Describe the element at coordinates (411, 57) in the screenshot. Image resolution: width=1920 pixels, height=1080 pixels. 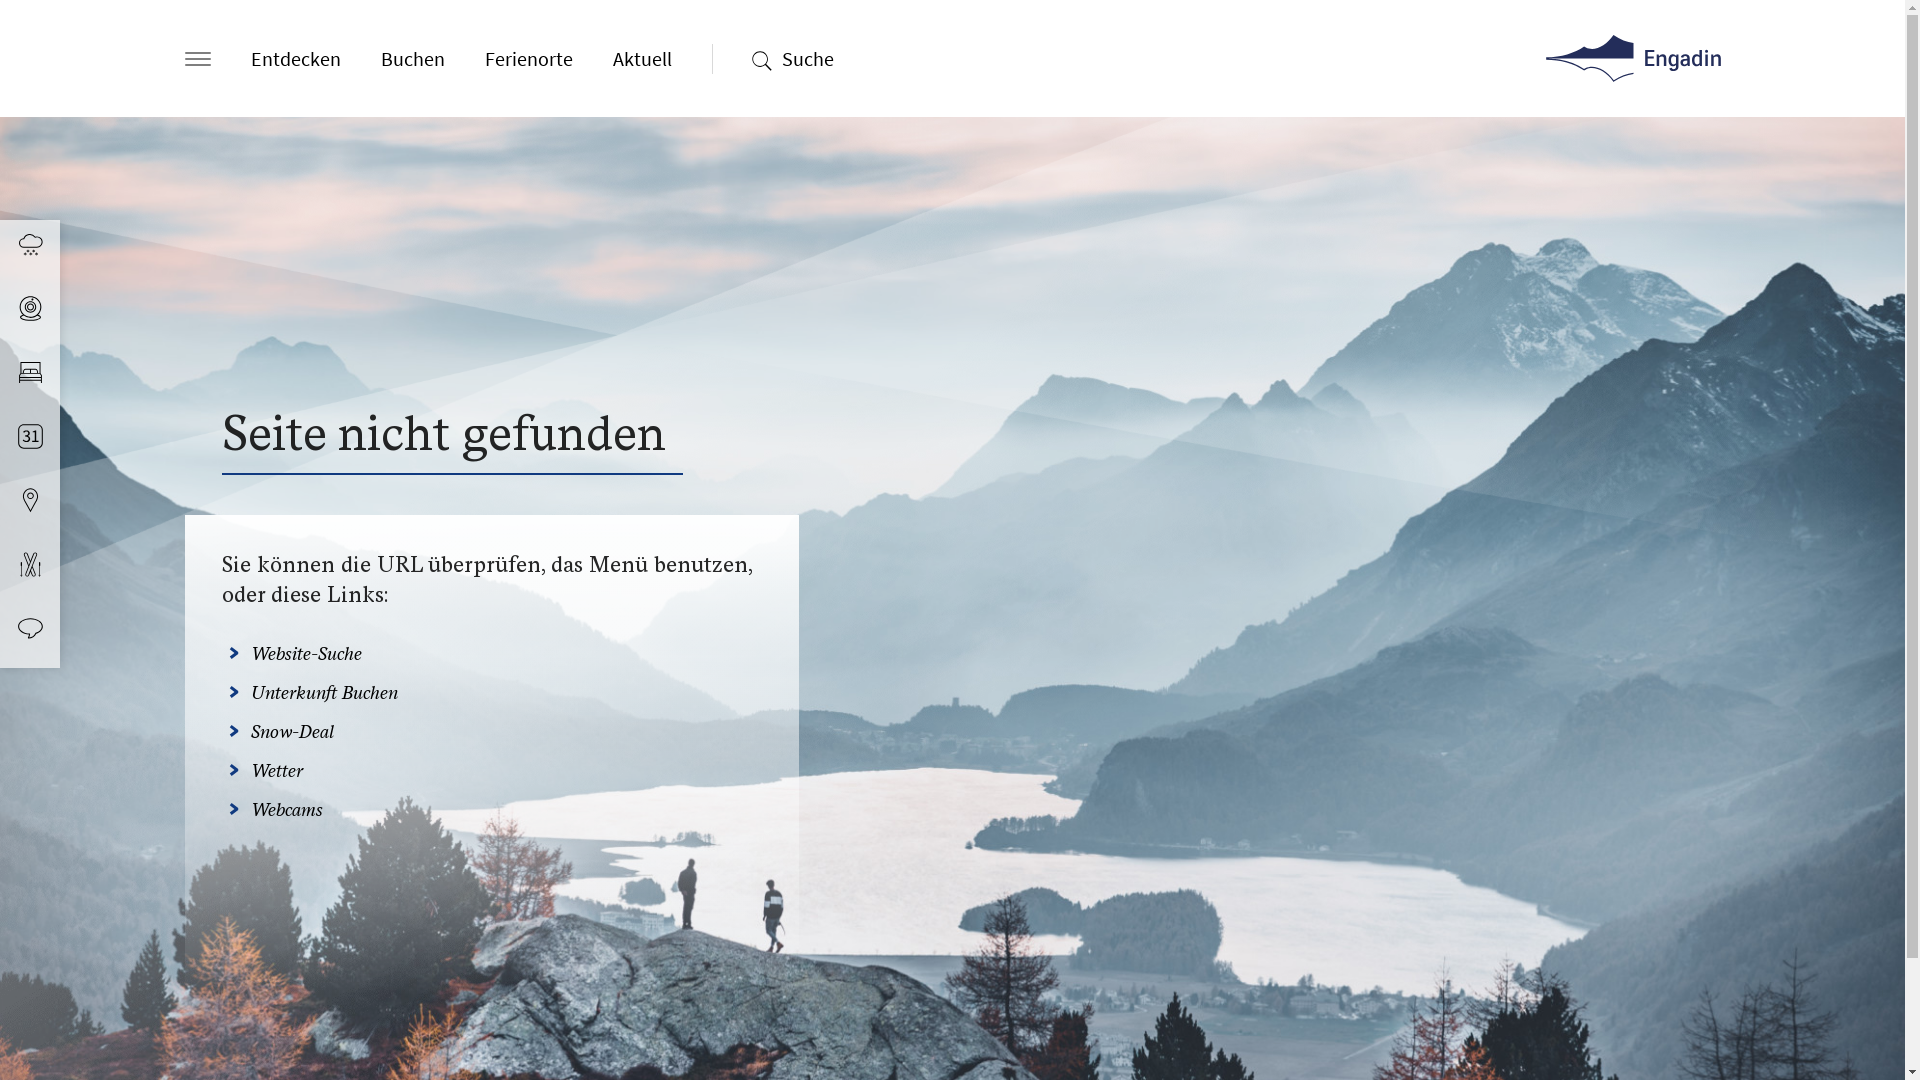
I see `'Buchen'` at that location.